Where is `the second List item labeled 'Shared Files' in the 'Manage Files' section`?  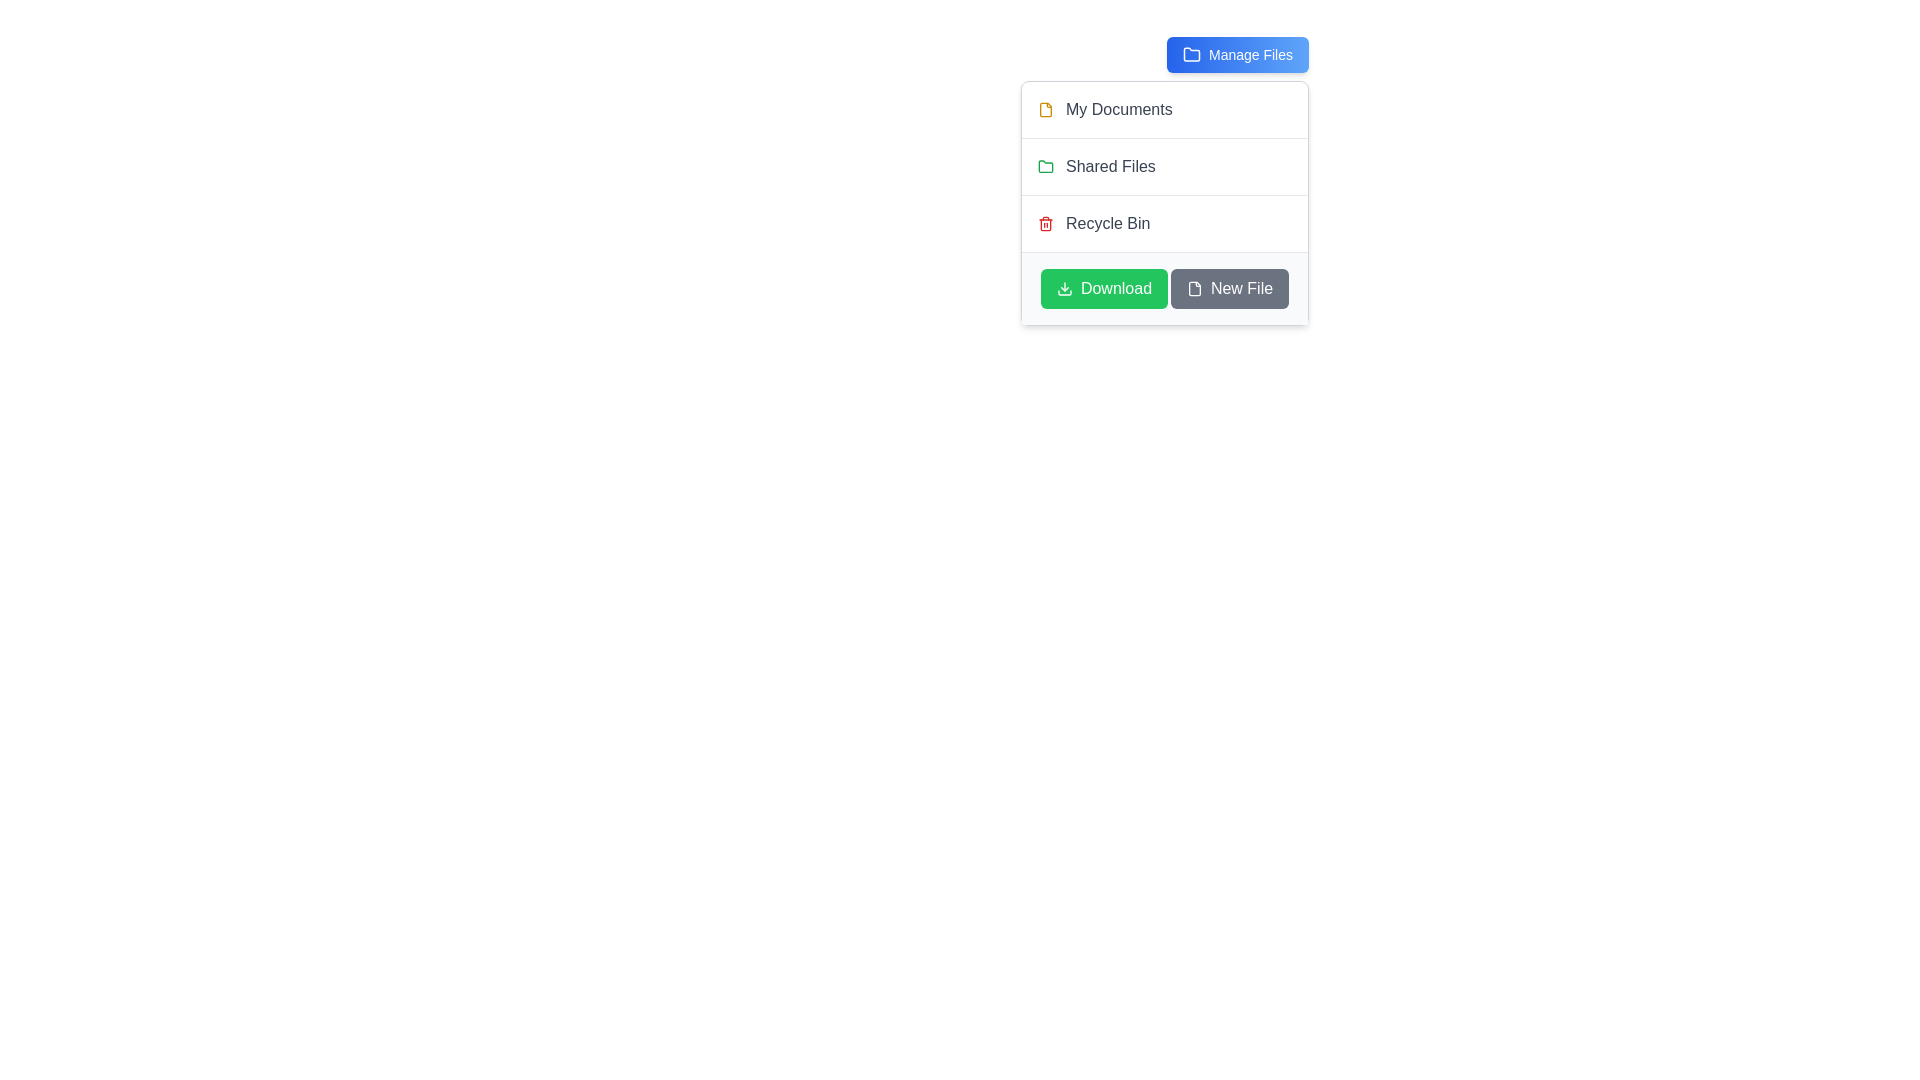
the second List item labeled 'Shared Files' in the 'Manage Files' section is located at coordinates (1165, 165).